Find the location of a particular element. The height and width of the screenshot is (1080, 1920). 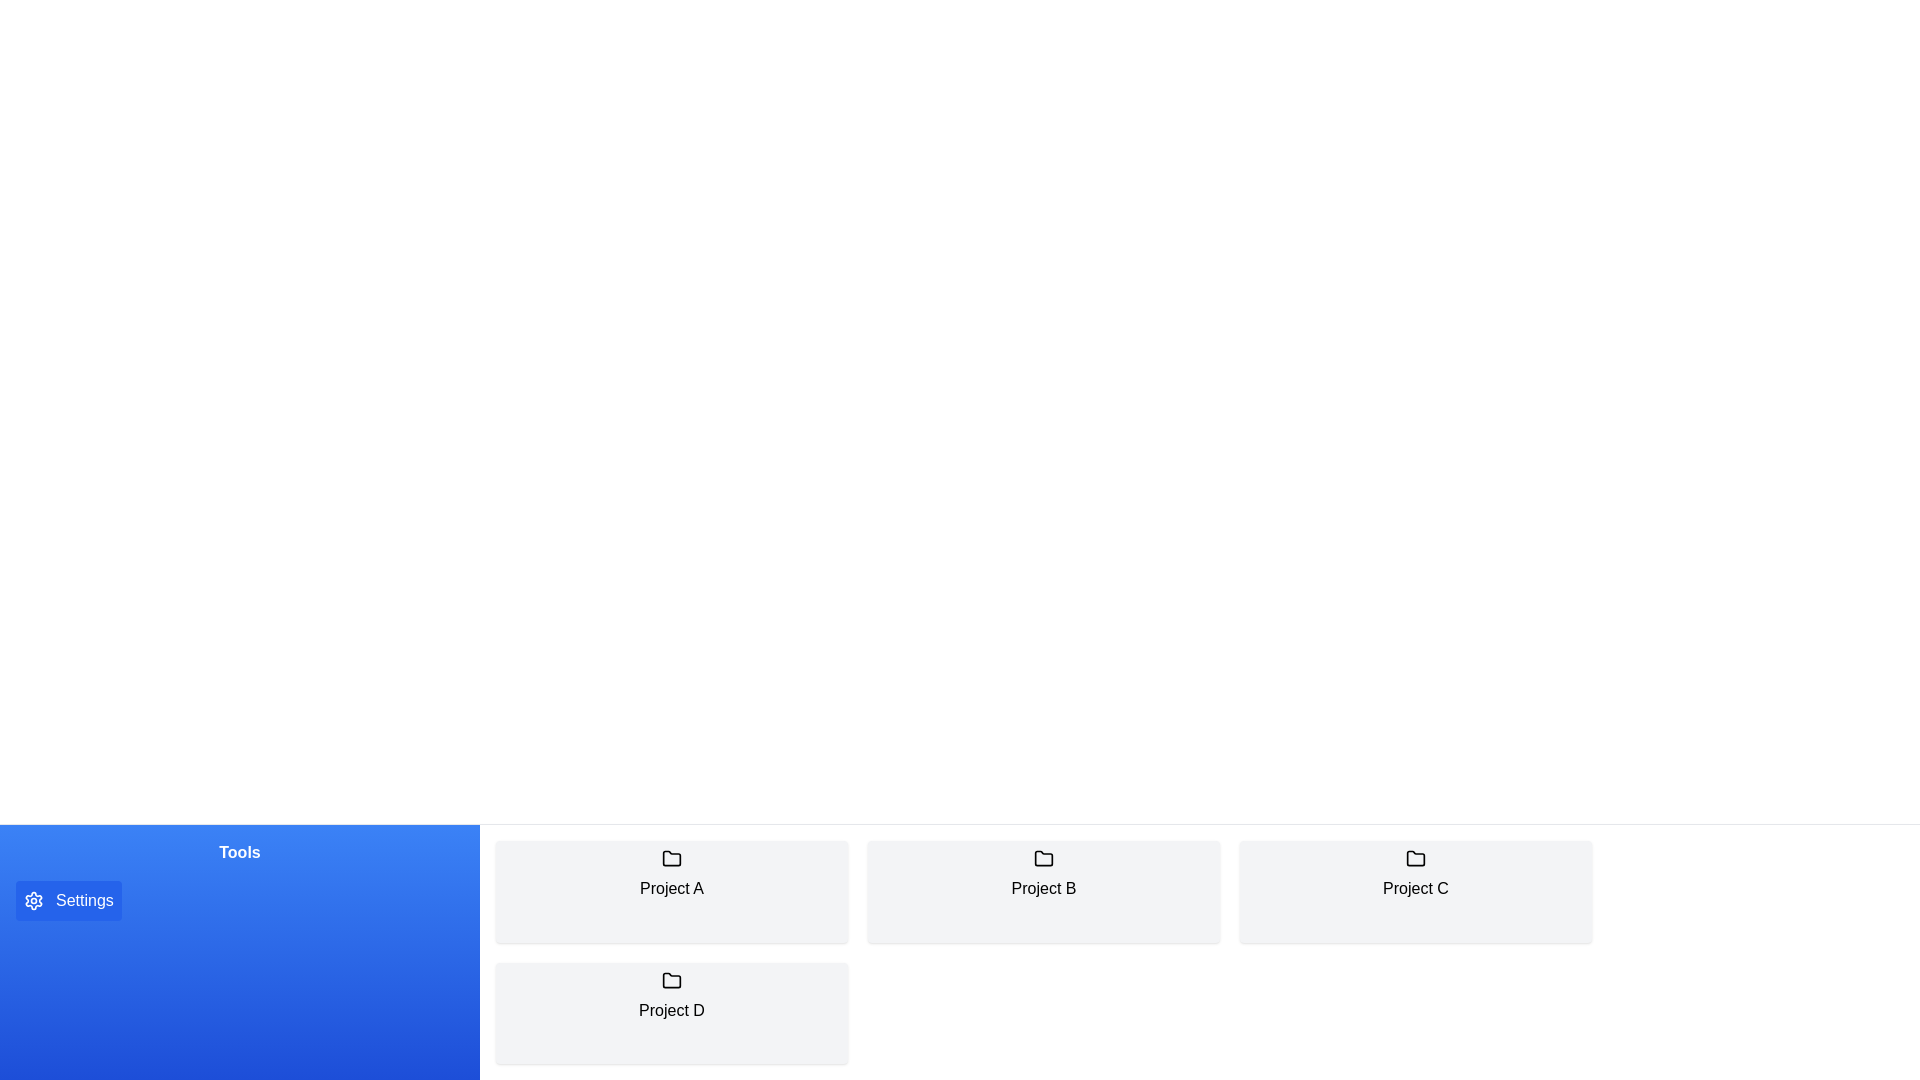

the circular gear-like icon inside the 'Settings' button is located at coordinates (33, 901).